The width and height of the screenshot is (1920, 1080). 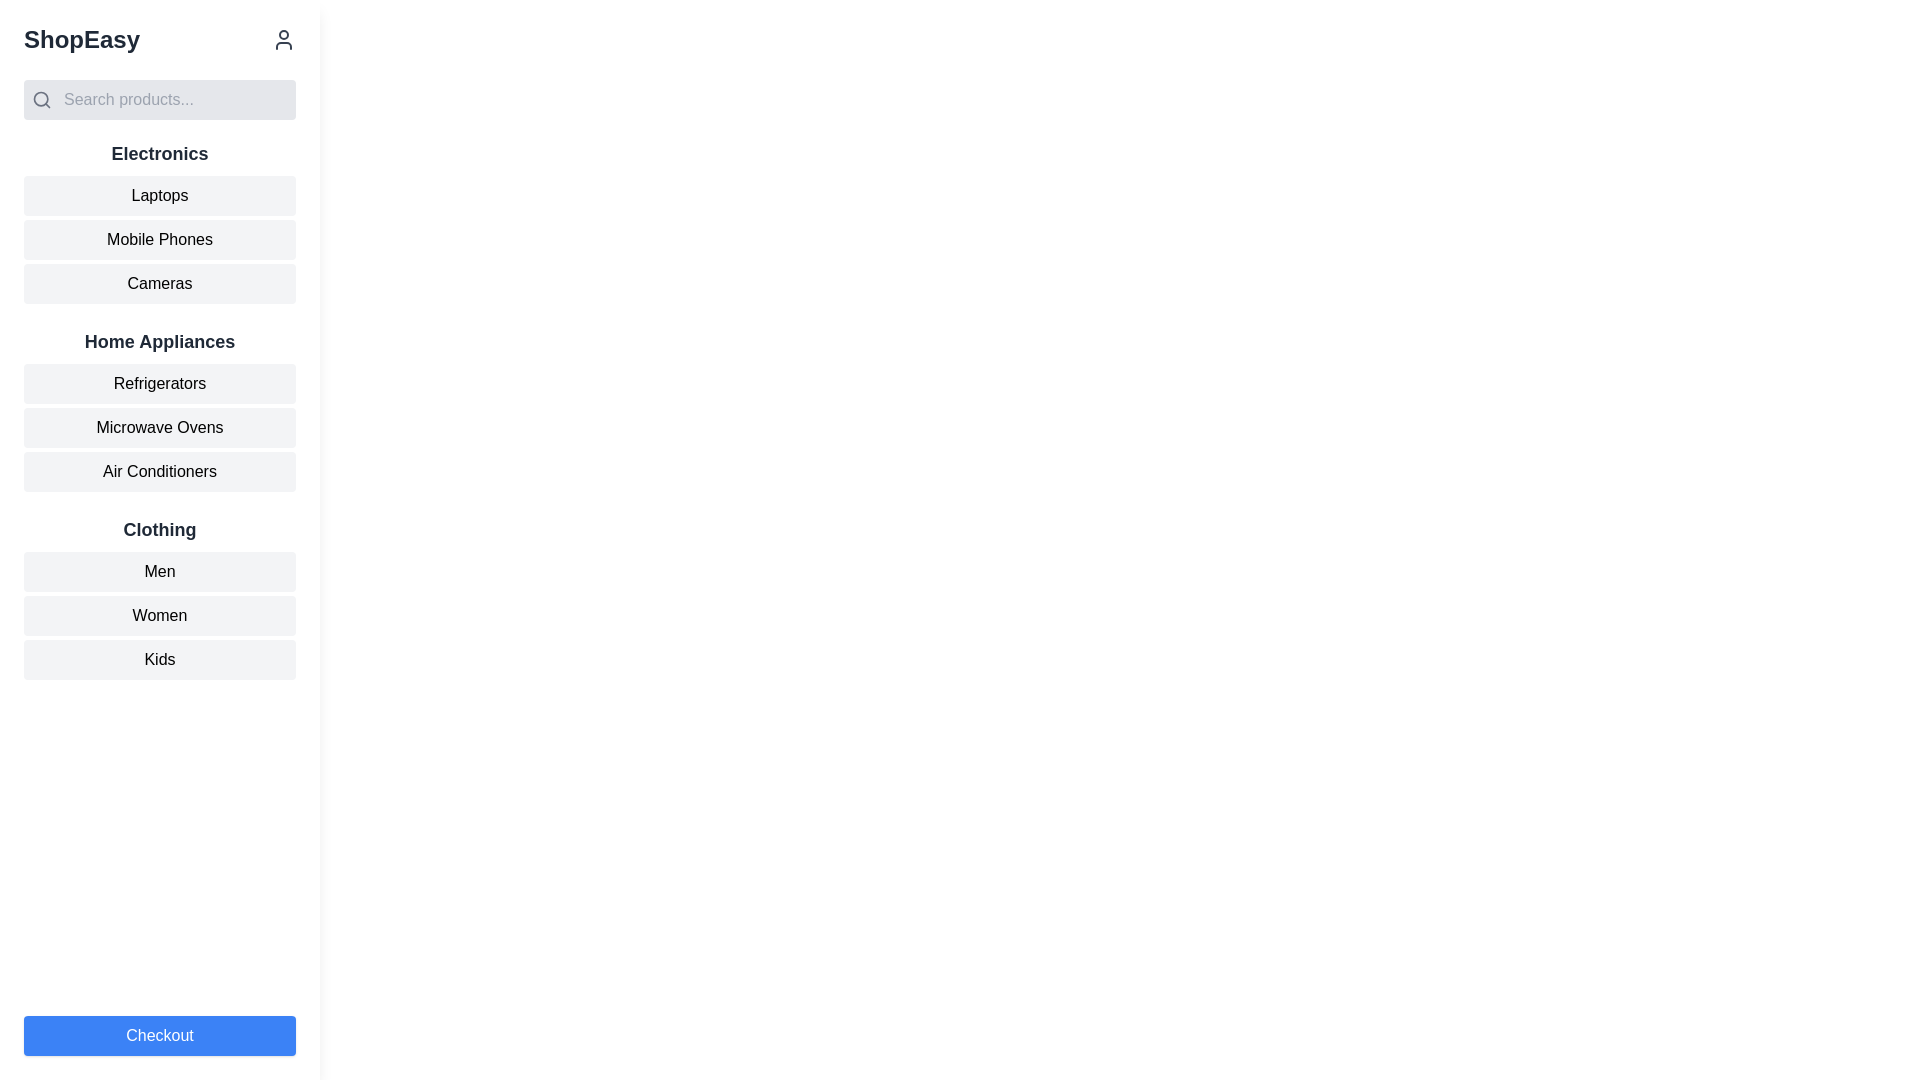 I want to click on the 'Mobile Phones' button, which is a rectangular element with a light gray background and bold black text, located under the 'Electronics' section, so click(x=158, y=238).